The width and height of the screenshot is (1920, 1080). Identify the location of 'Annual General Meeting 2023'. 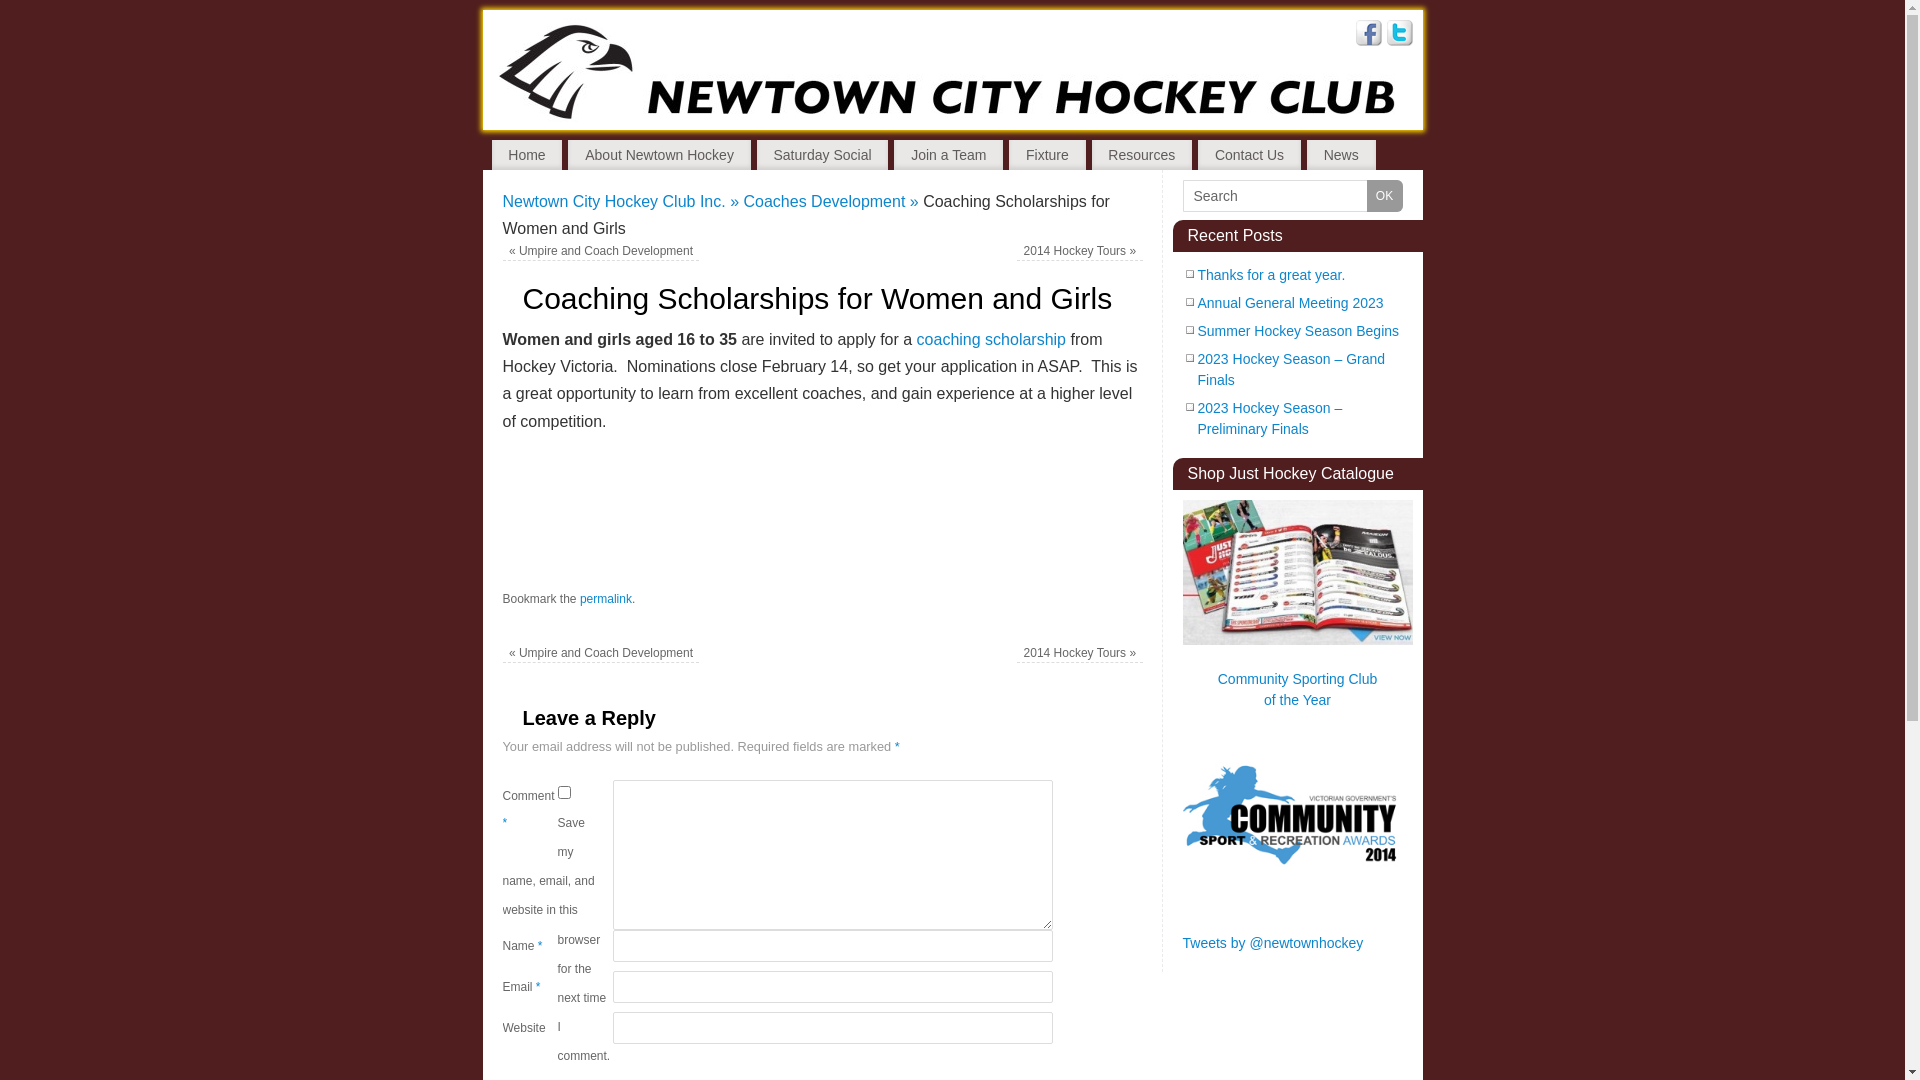
(1291, 303).